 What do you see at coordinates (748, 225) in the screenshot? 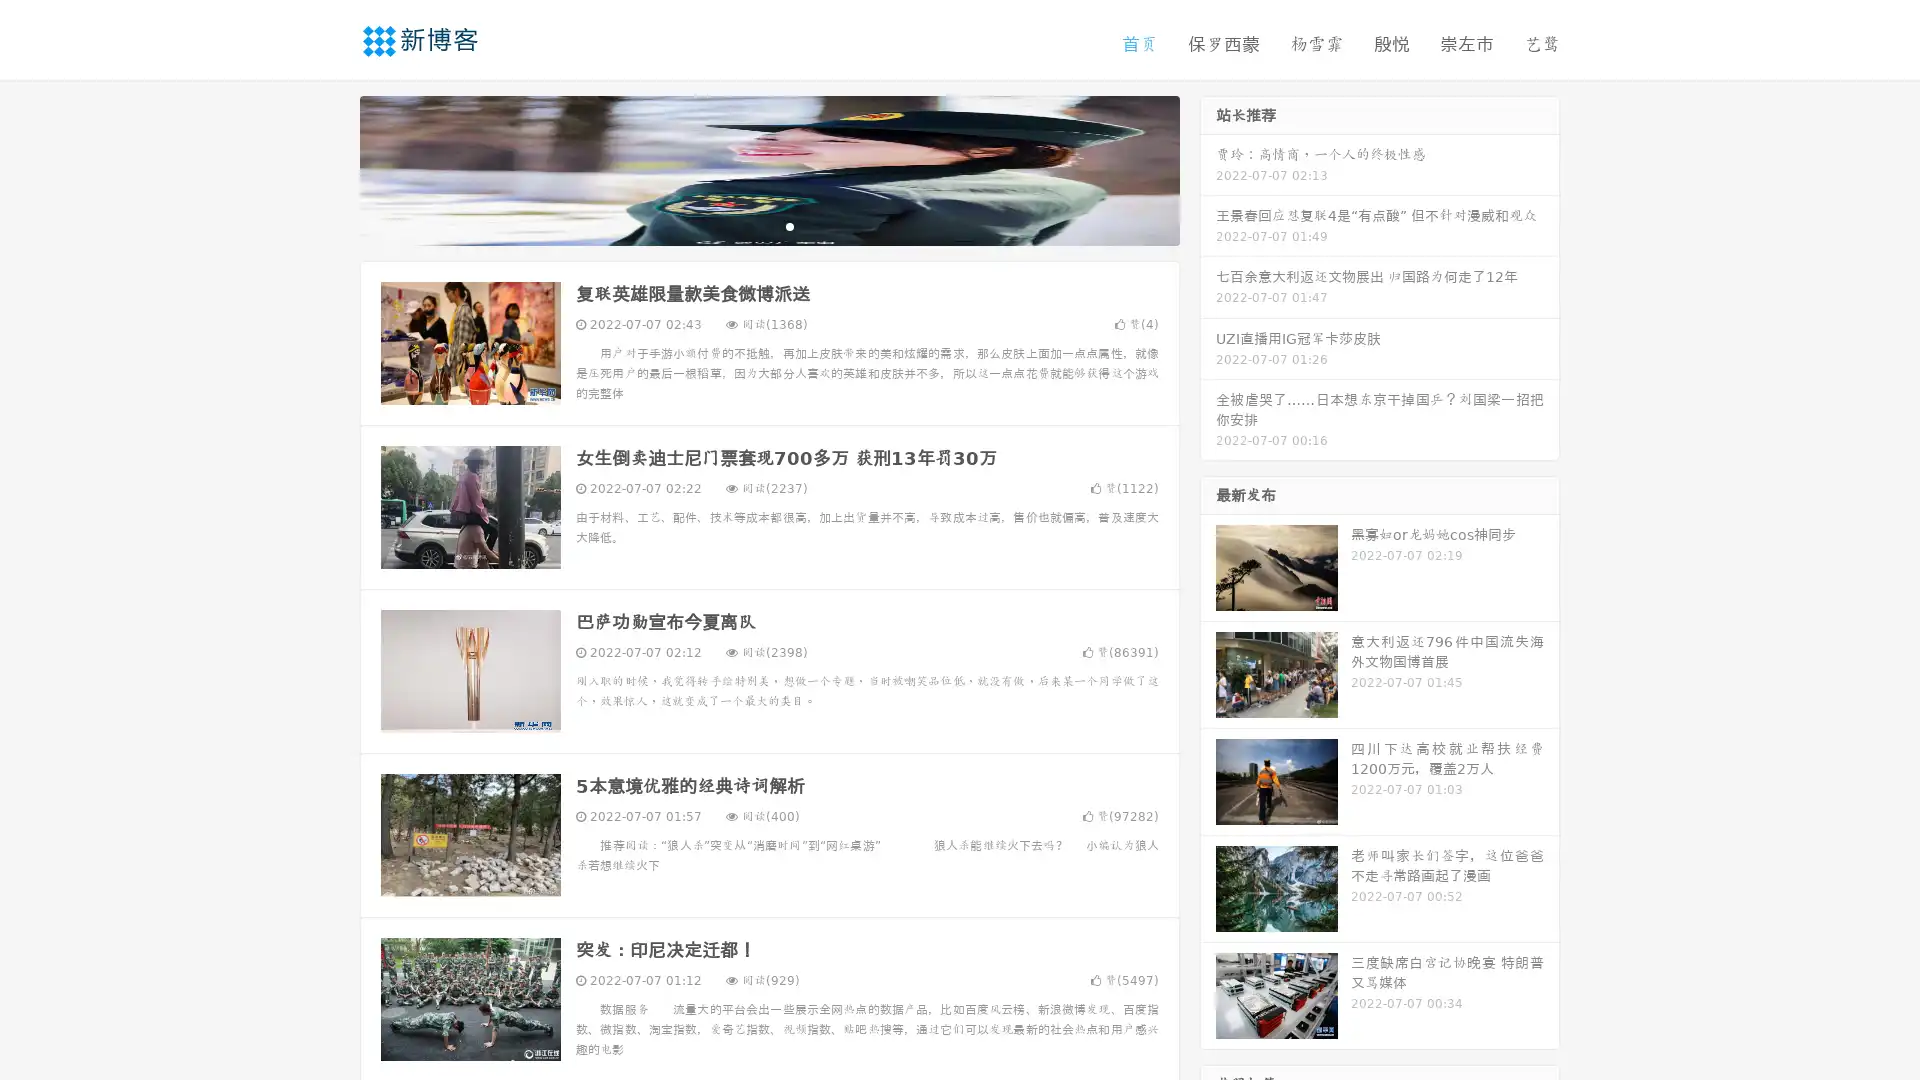
I see `Go to slide 1` at bounding box center [748, 225].